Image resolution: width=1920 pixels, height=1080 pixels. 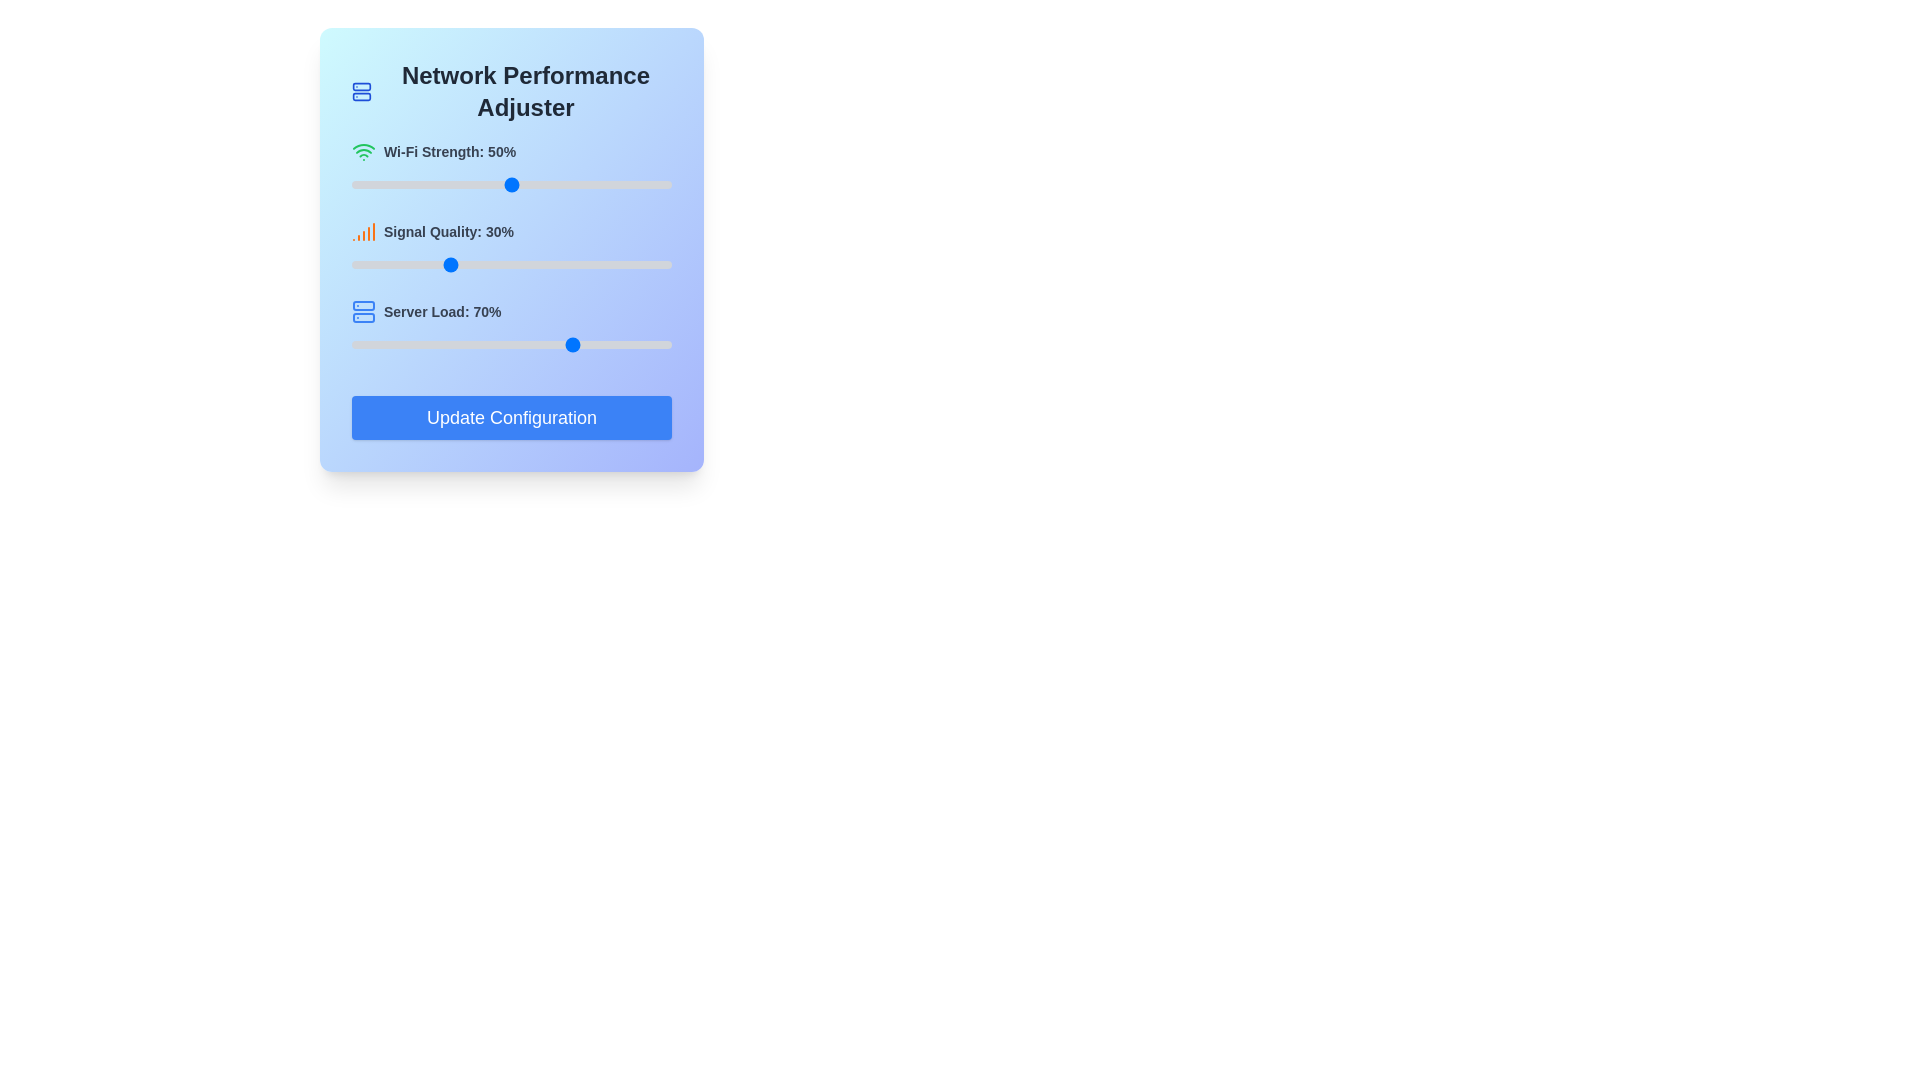 I want to click on the 'Update Configuration' button, which is a rectangular button with rounded corners, a blue background, and white text, located at the bottom of the 'Network Performance Adjuster' panel, so click(x=512, y=416).